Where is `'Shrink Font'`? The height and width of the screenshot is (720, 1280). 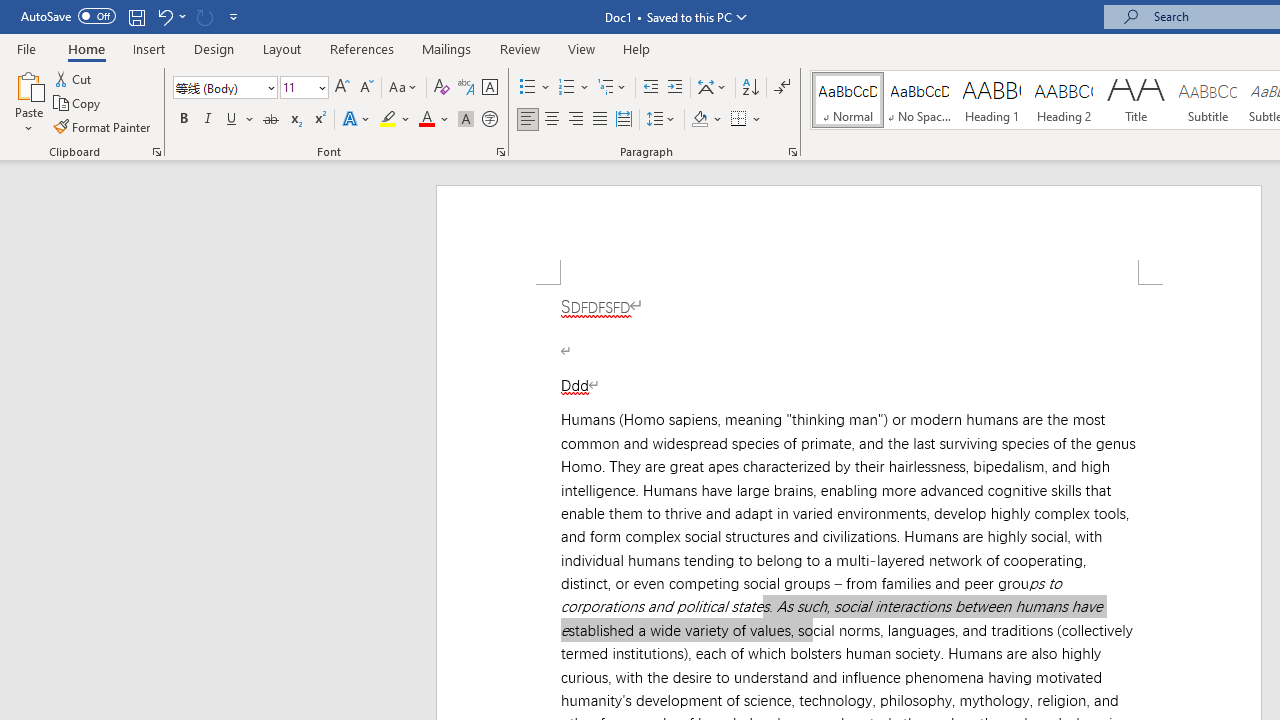 'Shrink Font' is located at coordinates (366, 86).